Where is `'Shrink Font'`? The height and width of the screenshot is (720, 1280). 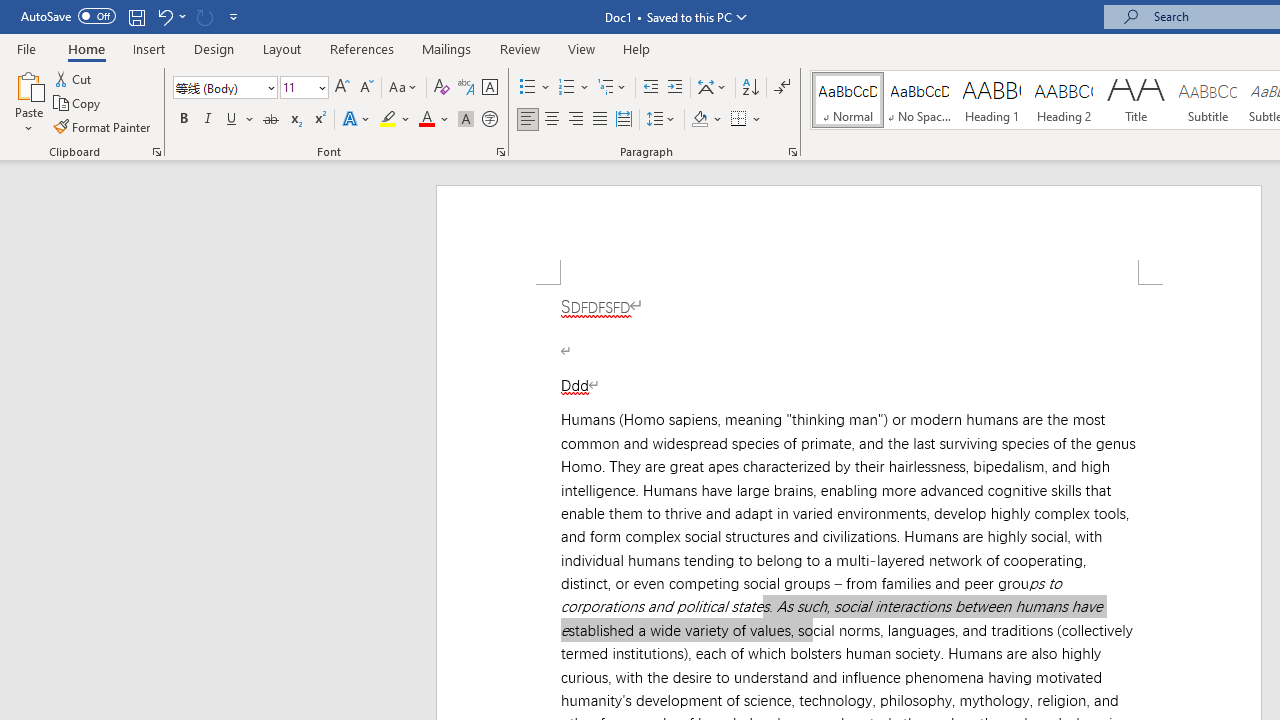 'Shrink Font' is located at coordinates (366, 86).